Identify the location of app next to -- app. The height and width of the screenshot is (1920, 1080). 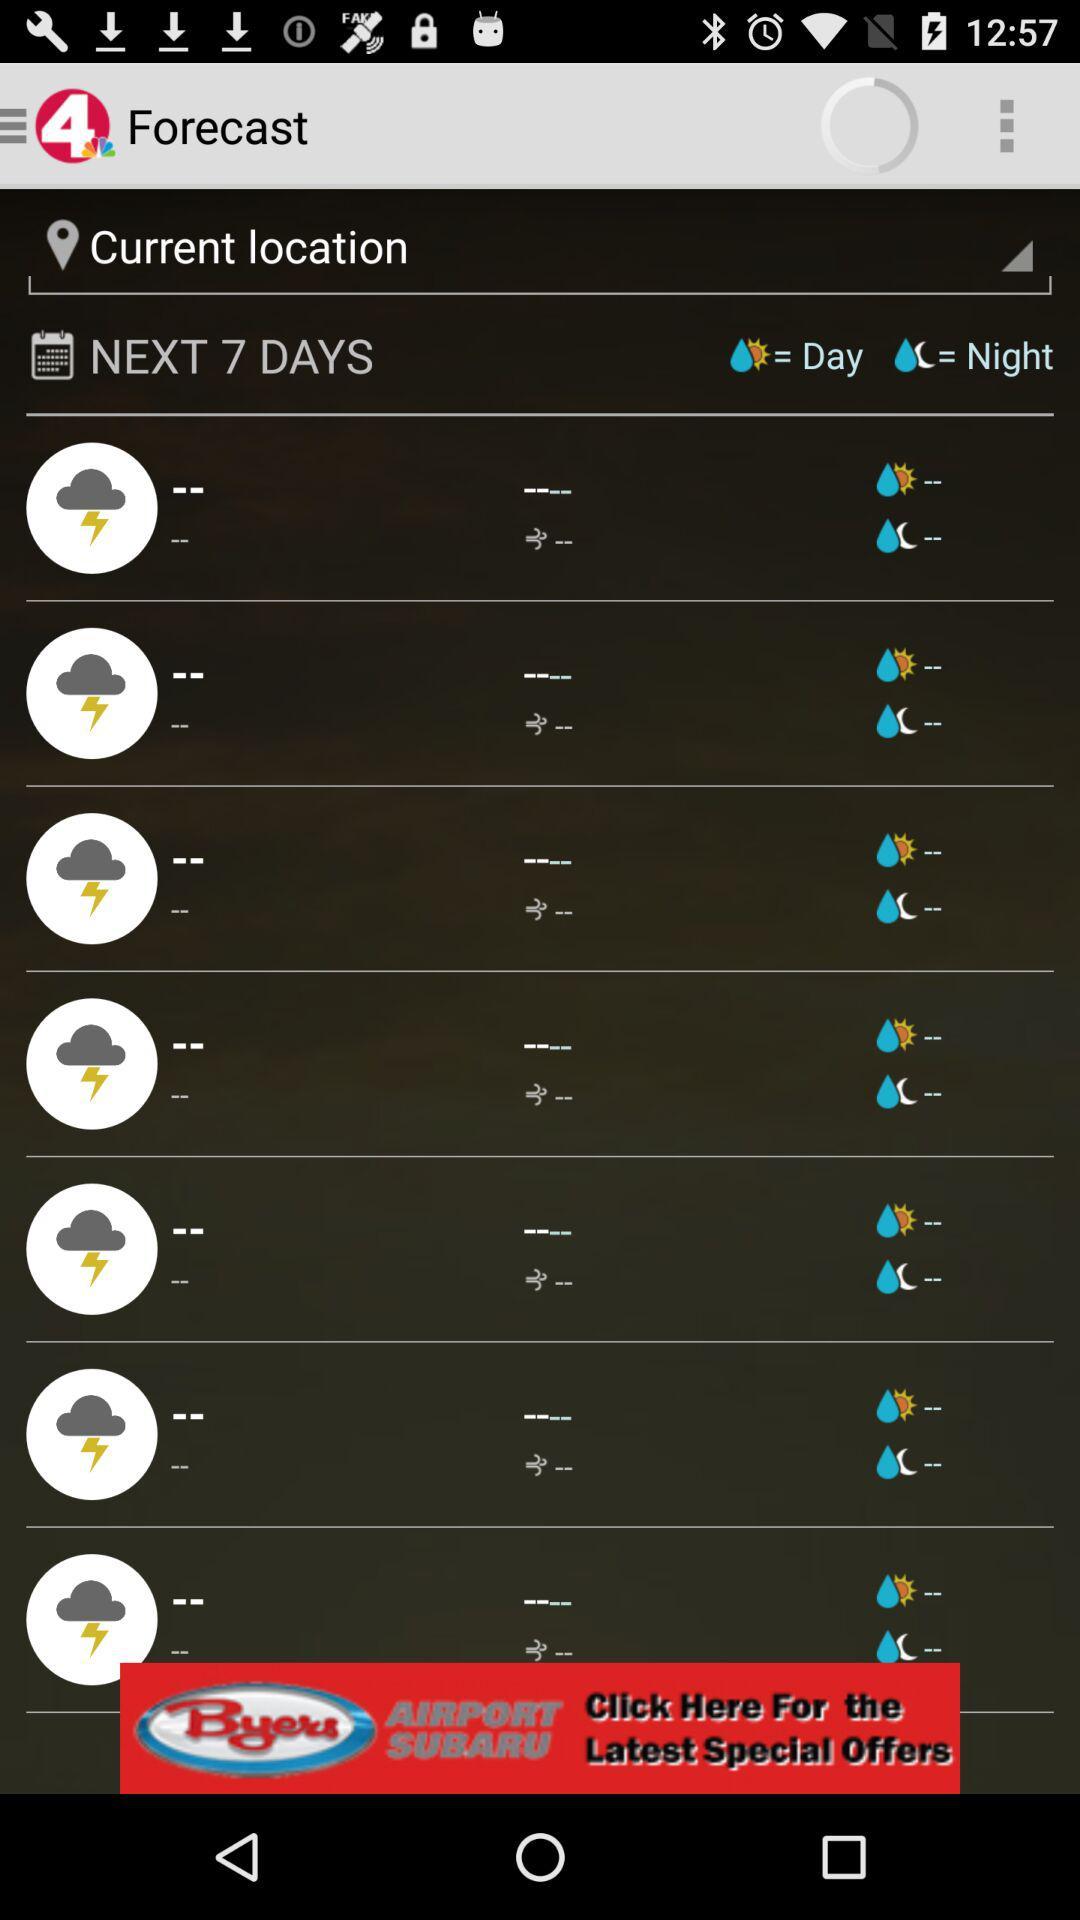
(548, 723).